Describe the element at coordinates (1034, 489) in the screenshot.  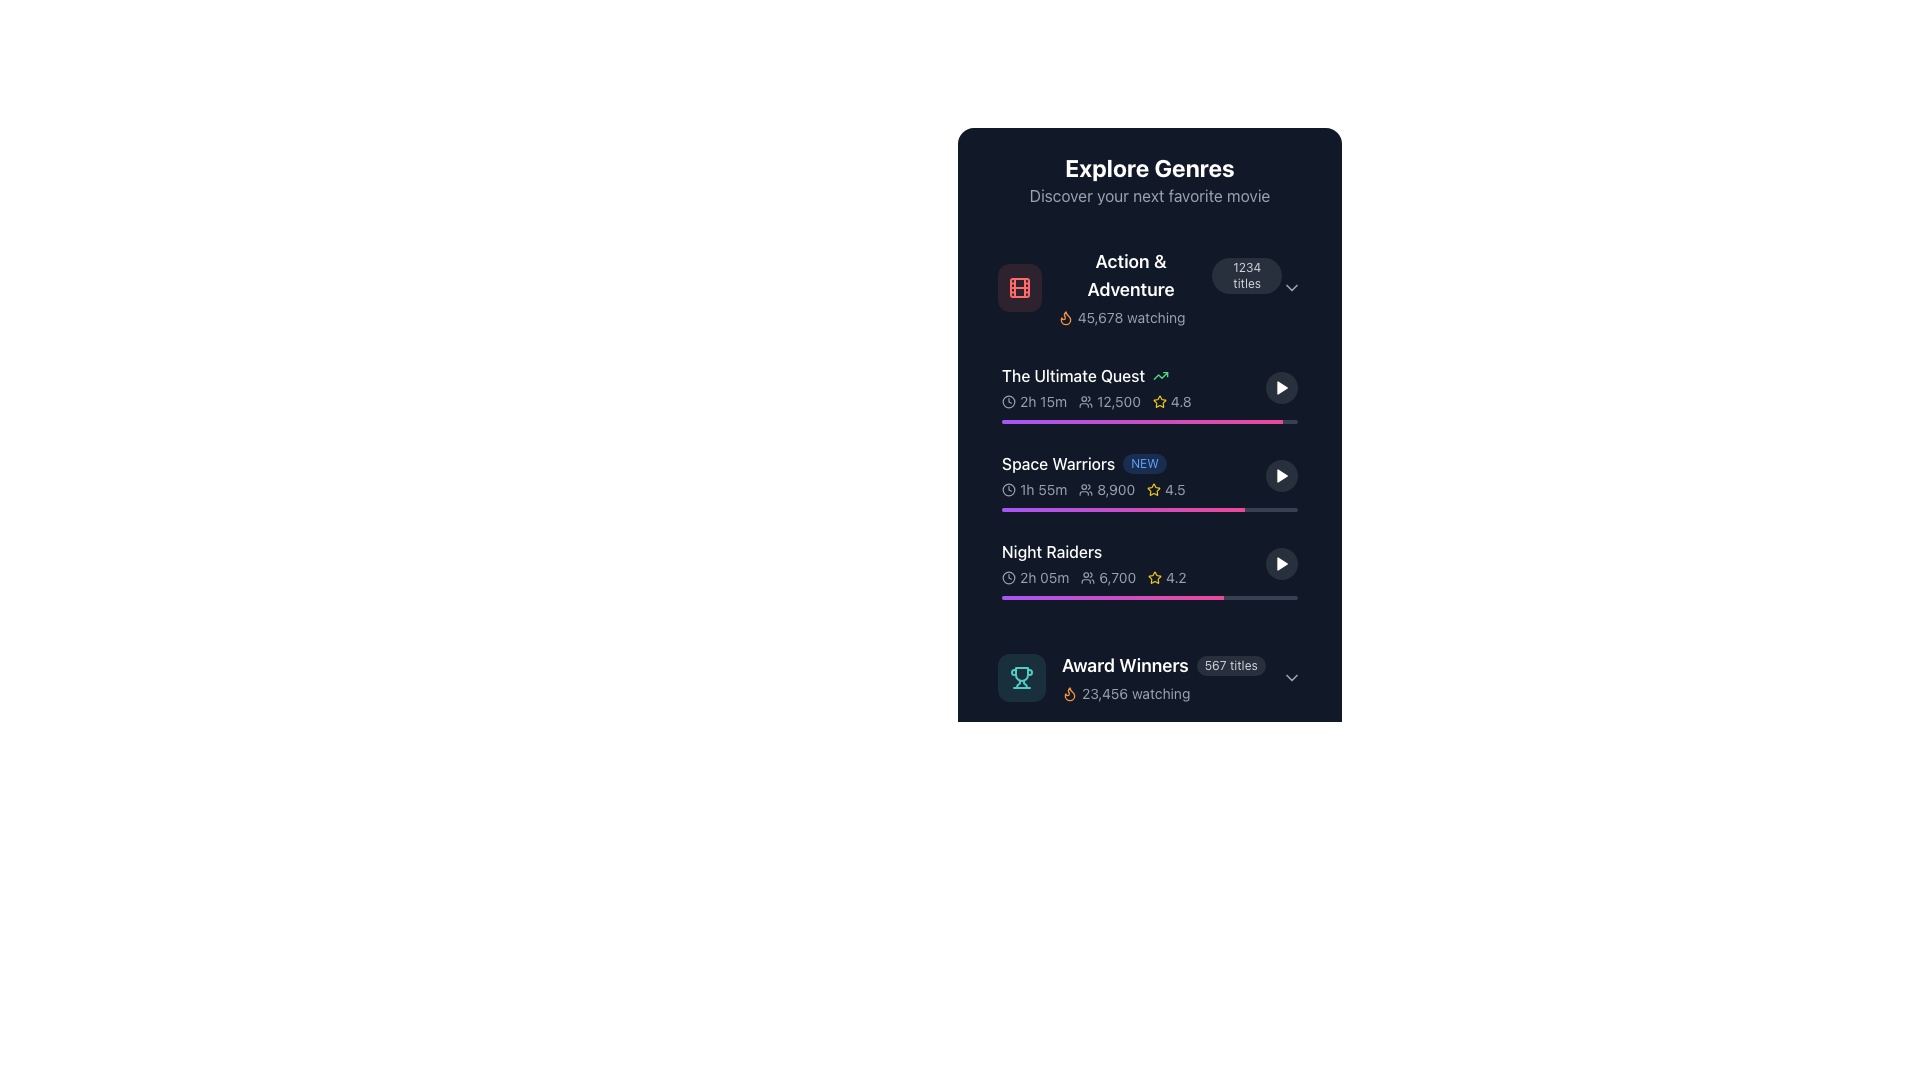
I see `the Label with the text '1h 55m' and a clock icon, which is located in the second row under 'Space Warriors'` at that location.